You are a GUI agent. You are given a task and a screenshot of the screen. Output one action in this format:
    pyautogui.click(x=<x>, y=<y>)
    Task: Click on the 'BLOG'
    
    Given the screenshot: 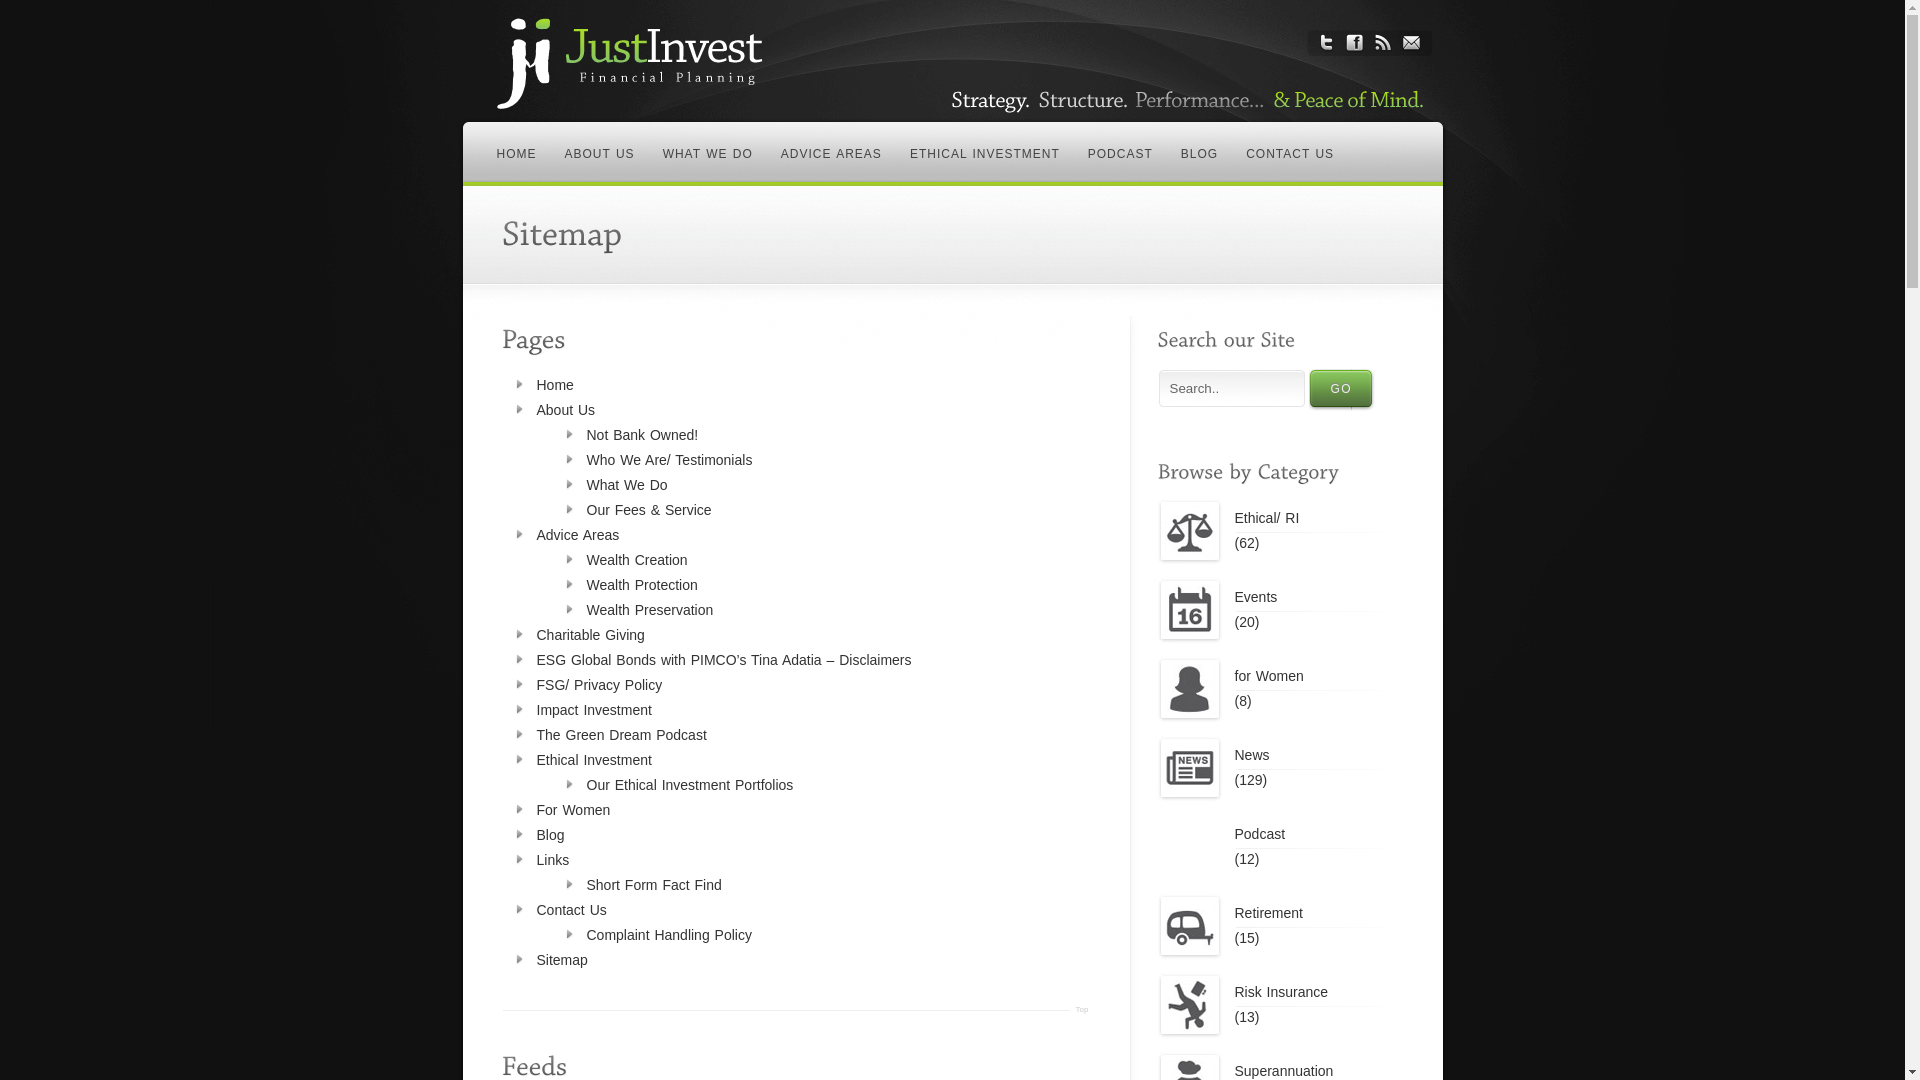 What is the action you would take?
    pyautogui.click(x=1199, y=153)
    